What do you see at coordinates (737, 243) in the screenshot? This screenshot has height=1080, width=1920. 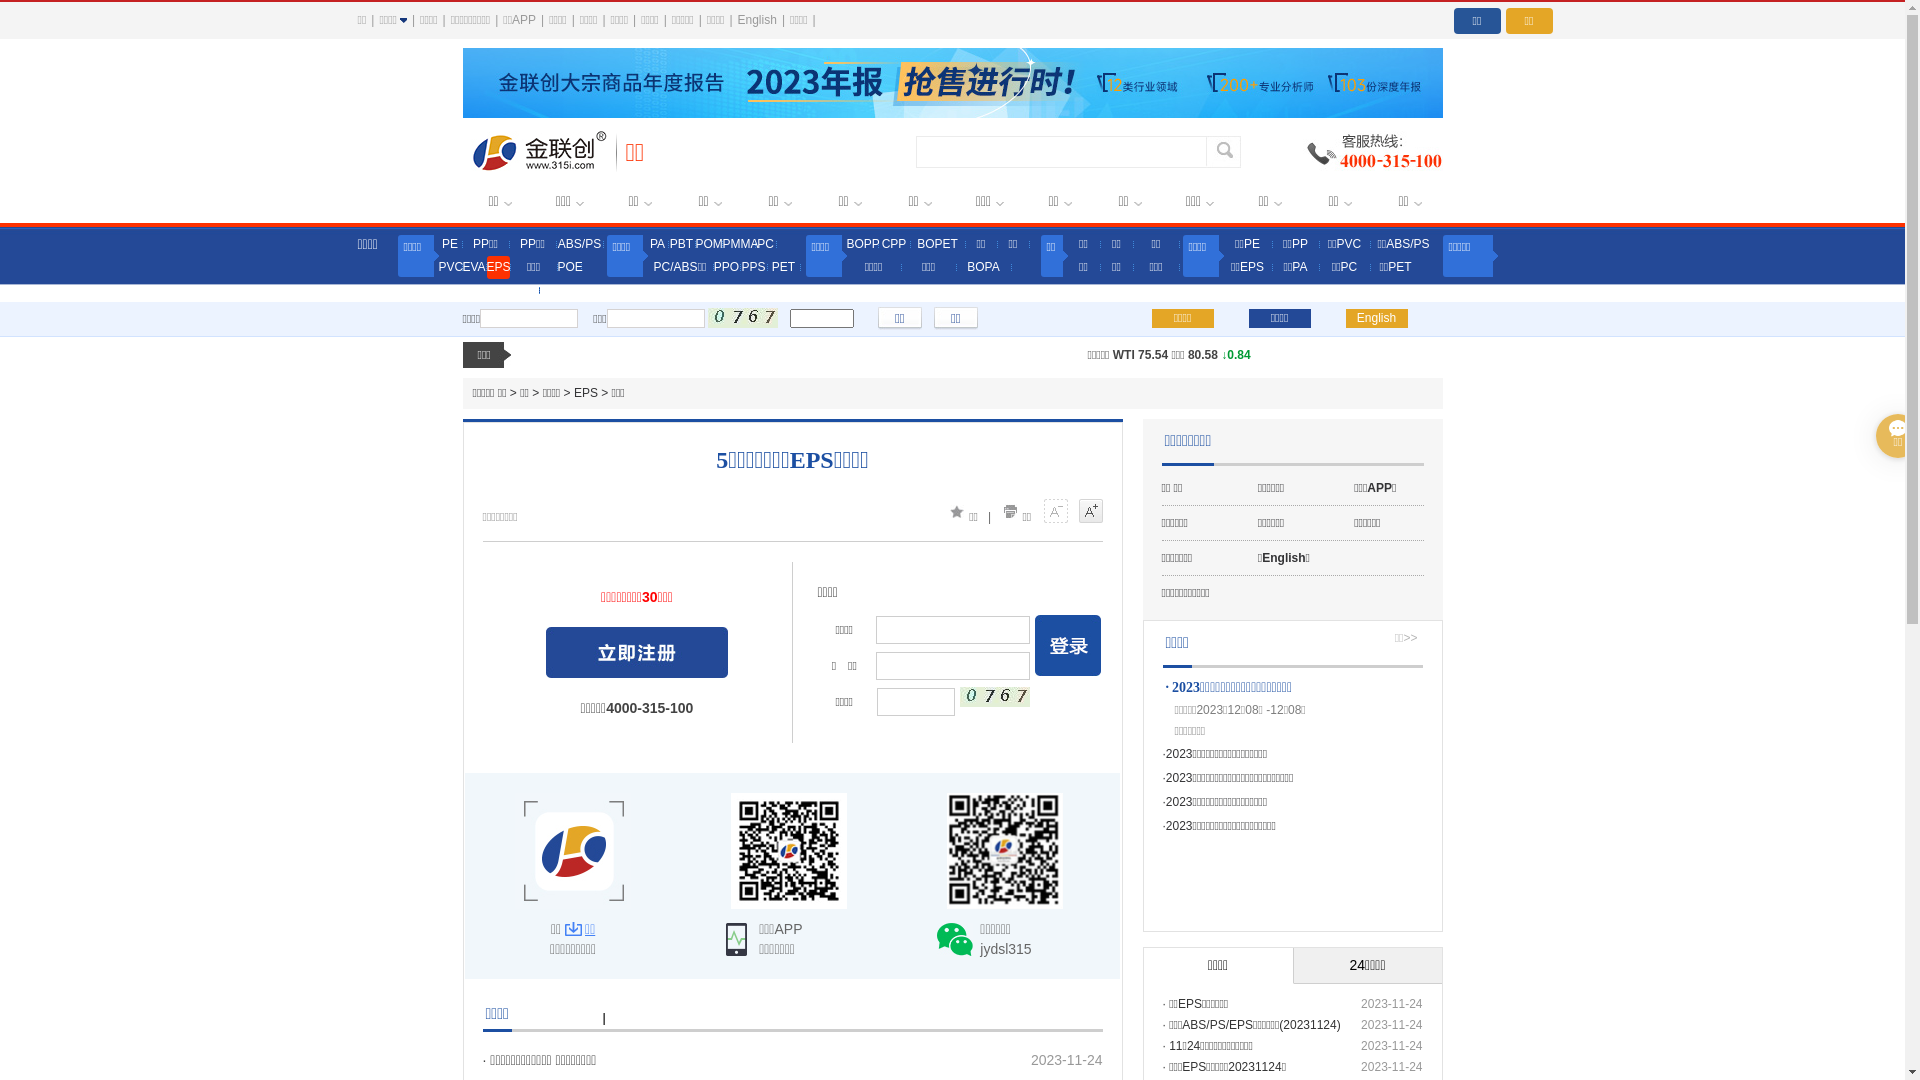 I see `'PMMA'` at bounding box center [737, 243].